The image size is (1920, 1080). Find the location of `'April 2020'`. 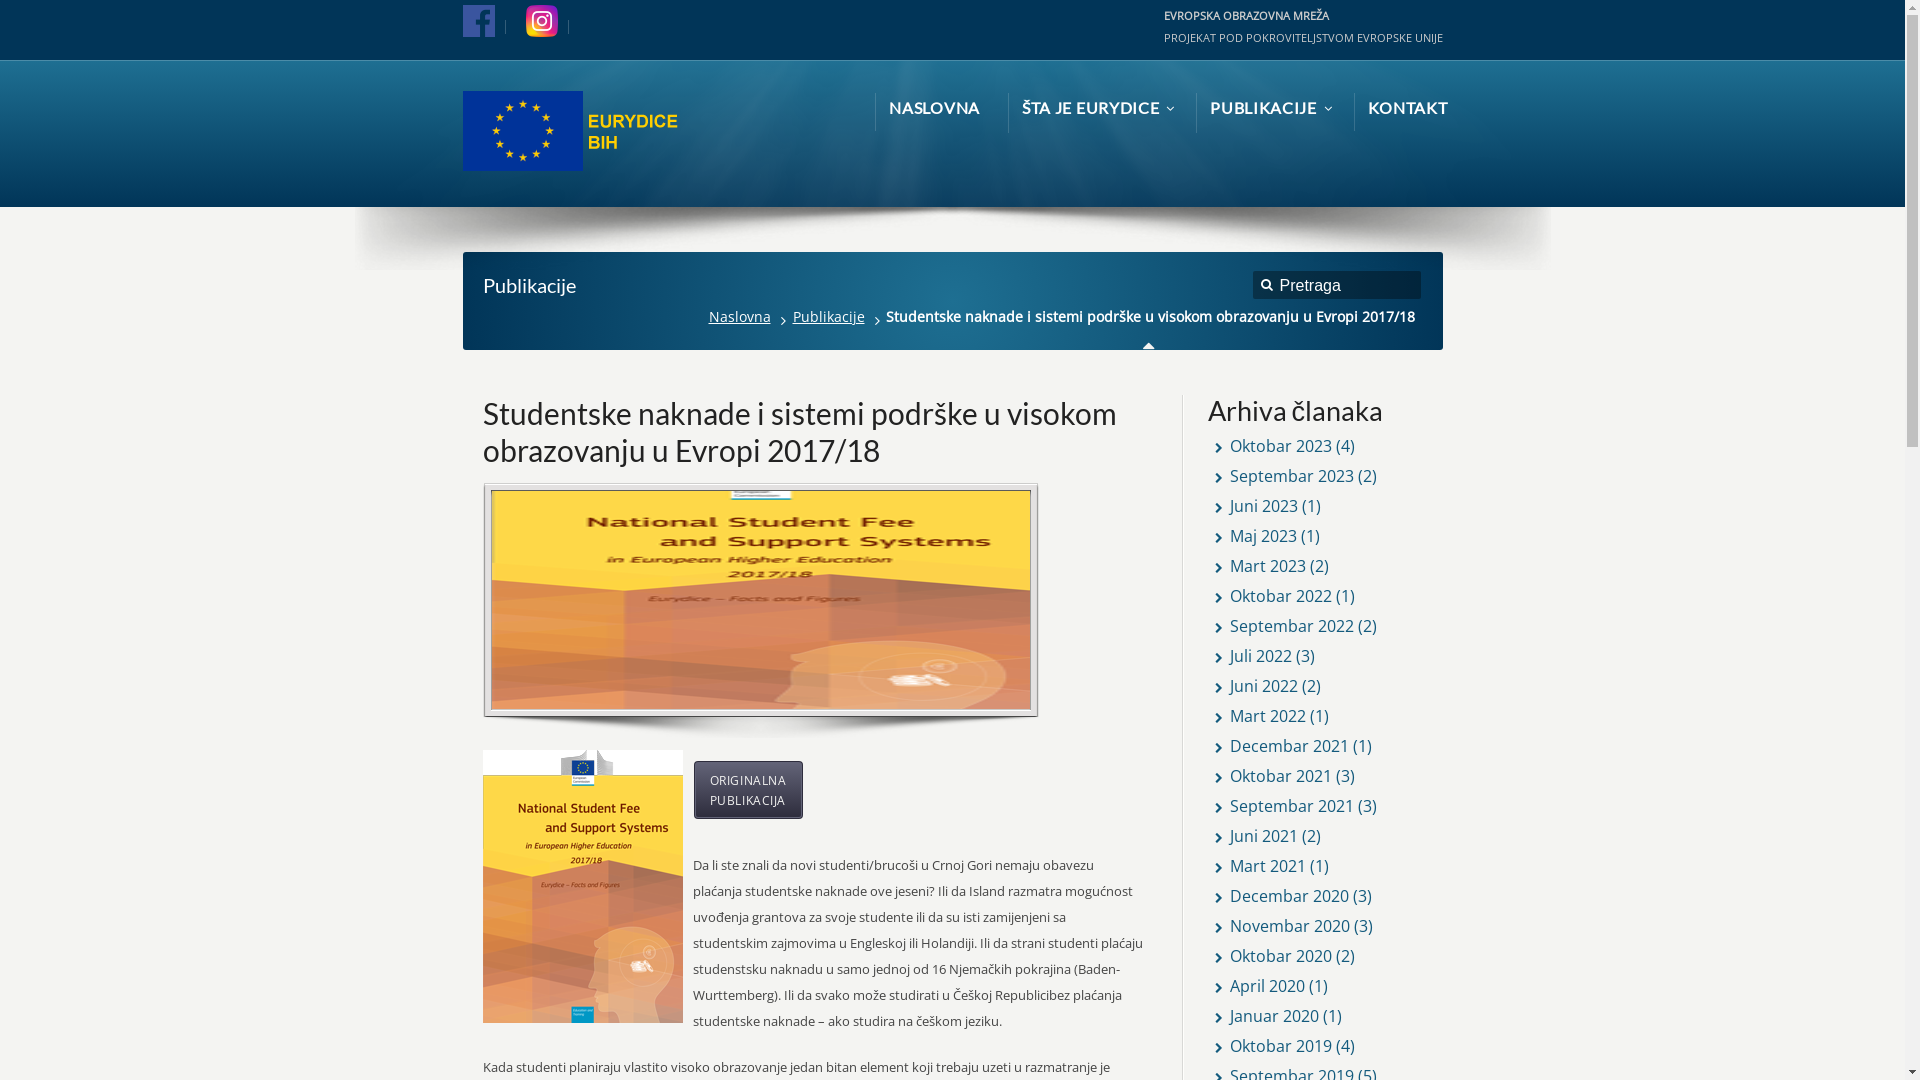

'April 2020' is located at coordinates (1266, 985).